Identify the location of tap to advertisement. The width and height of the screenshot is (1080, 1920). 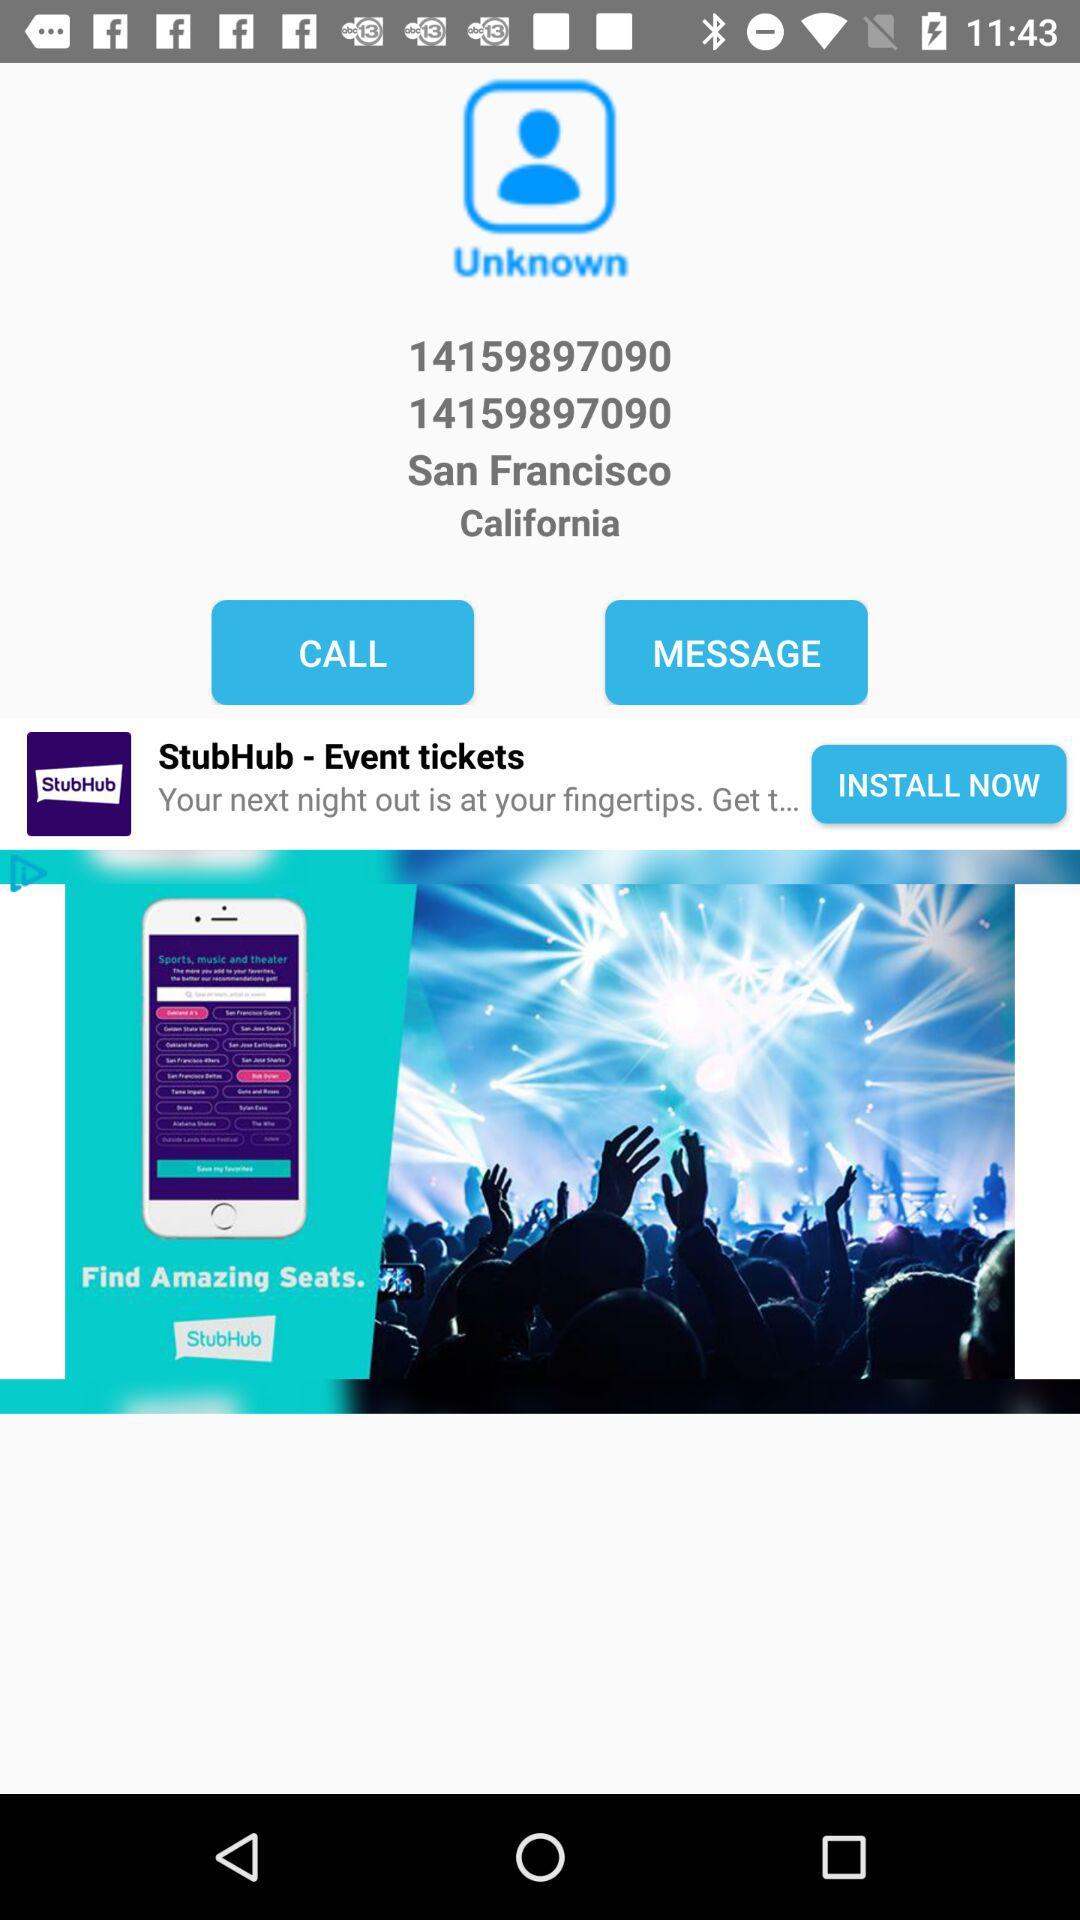
(540, 1131).